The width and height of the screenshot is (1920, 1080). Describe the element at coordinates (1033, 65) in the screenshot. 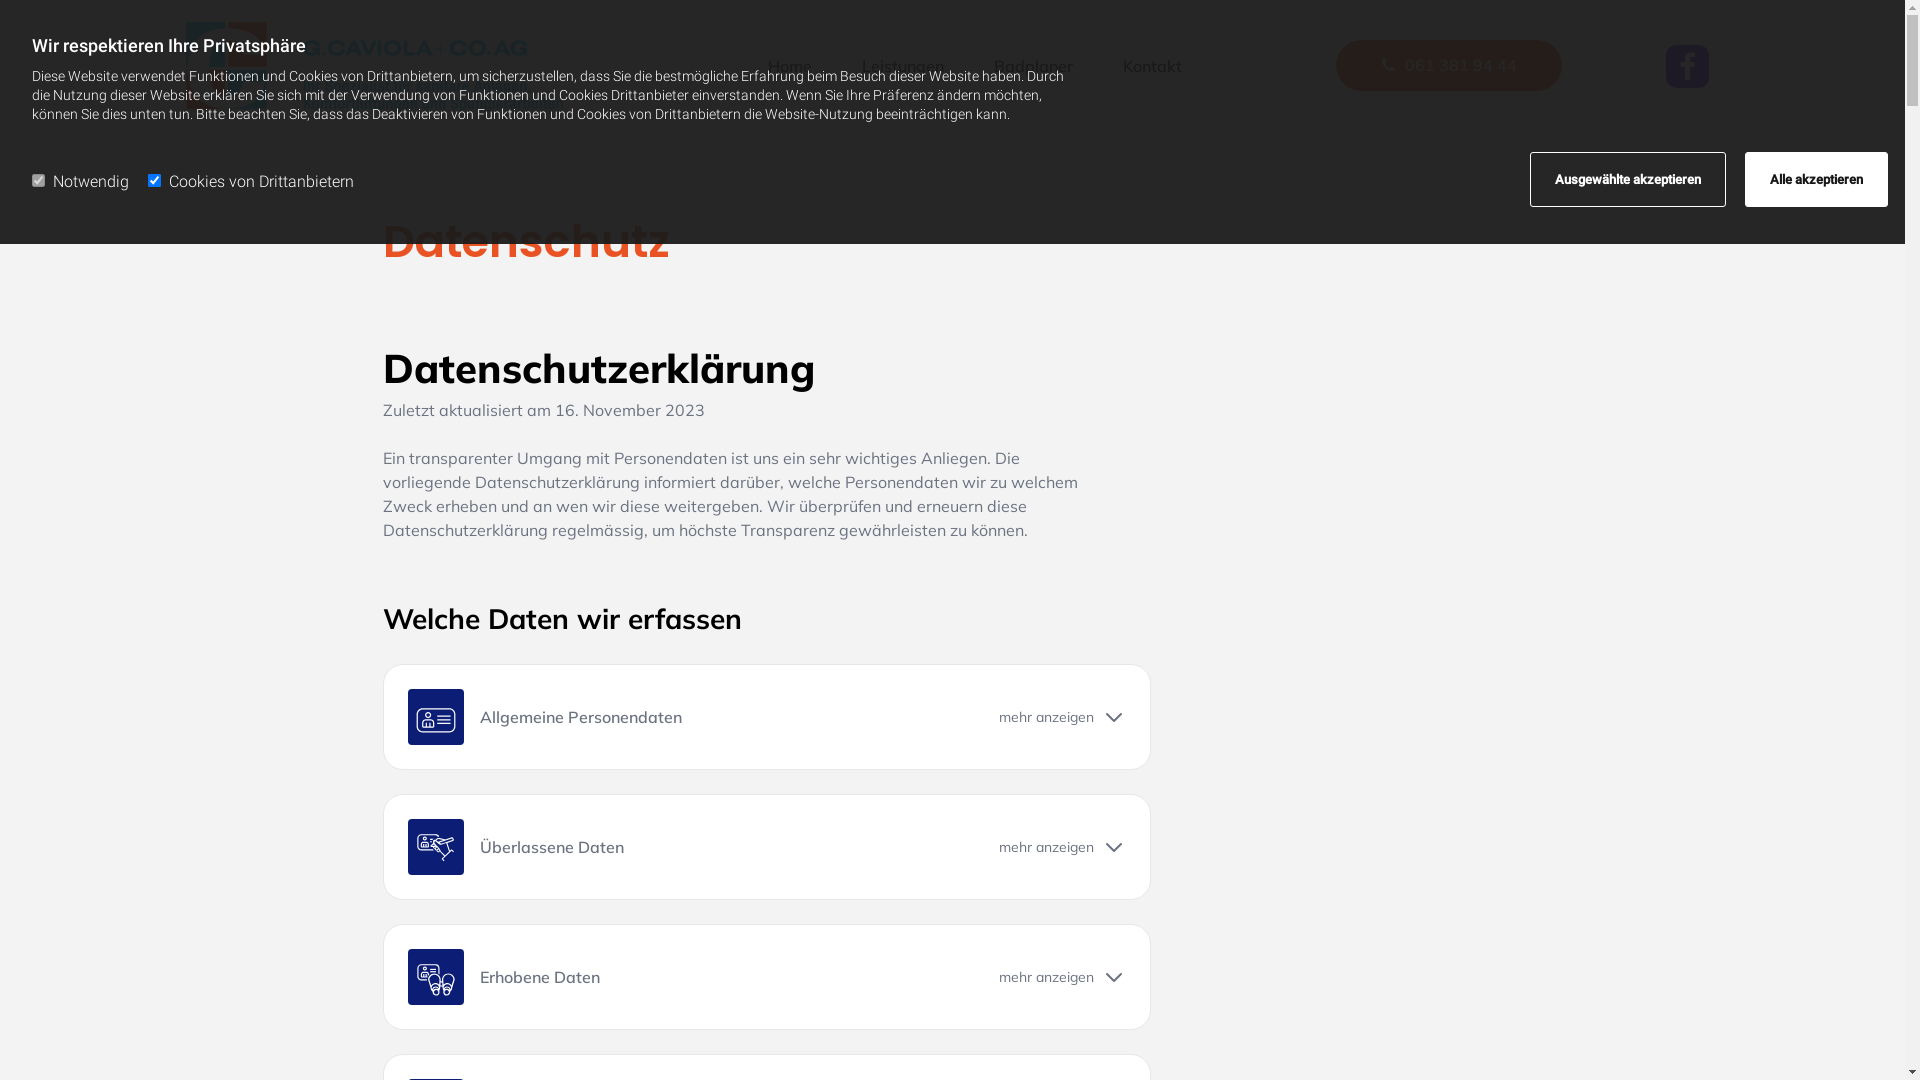

I see `'Badplaner'` at that location.